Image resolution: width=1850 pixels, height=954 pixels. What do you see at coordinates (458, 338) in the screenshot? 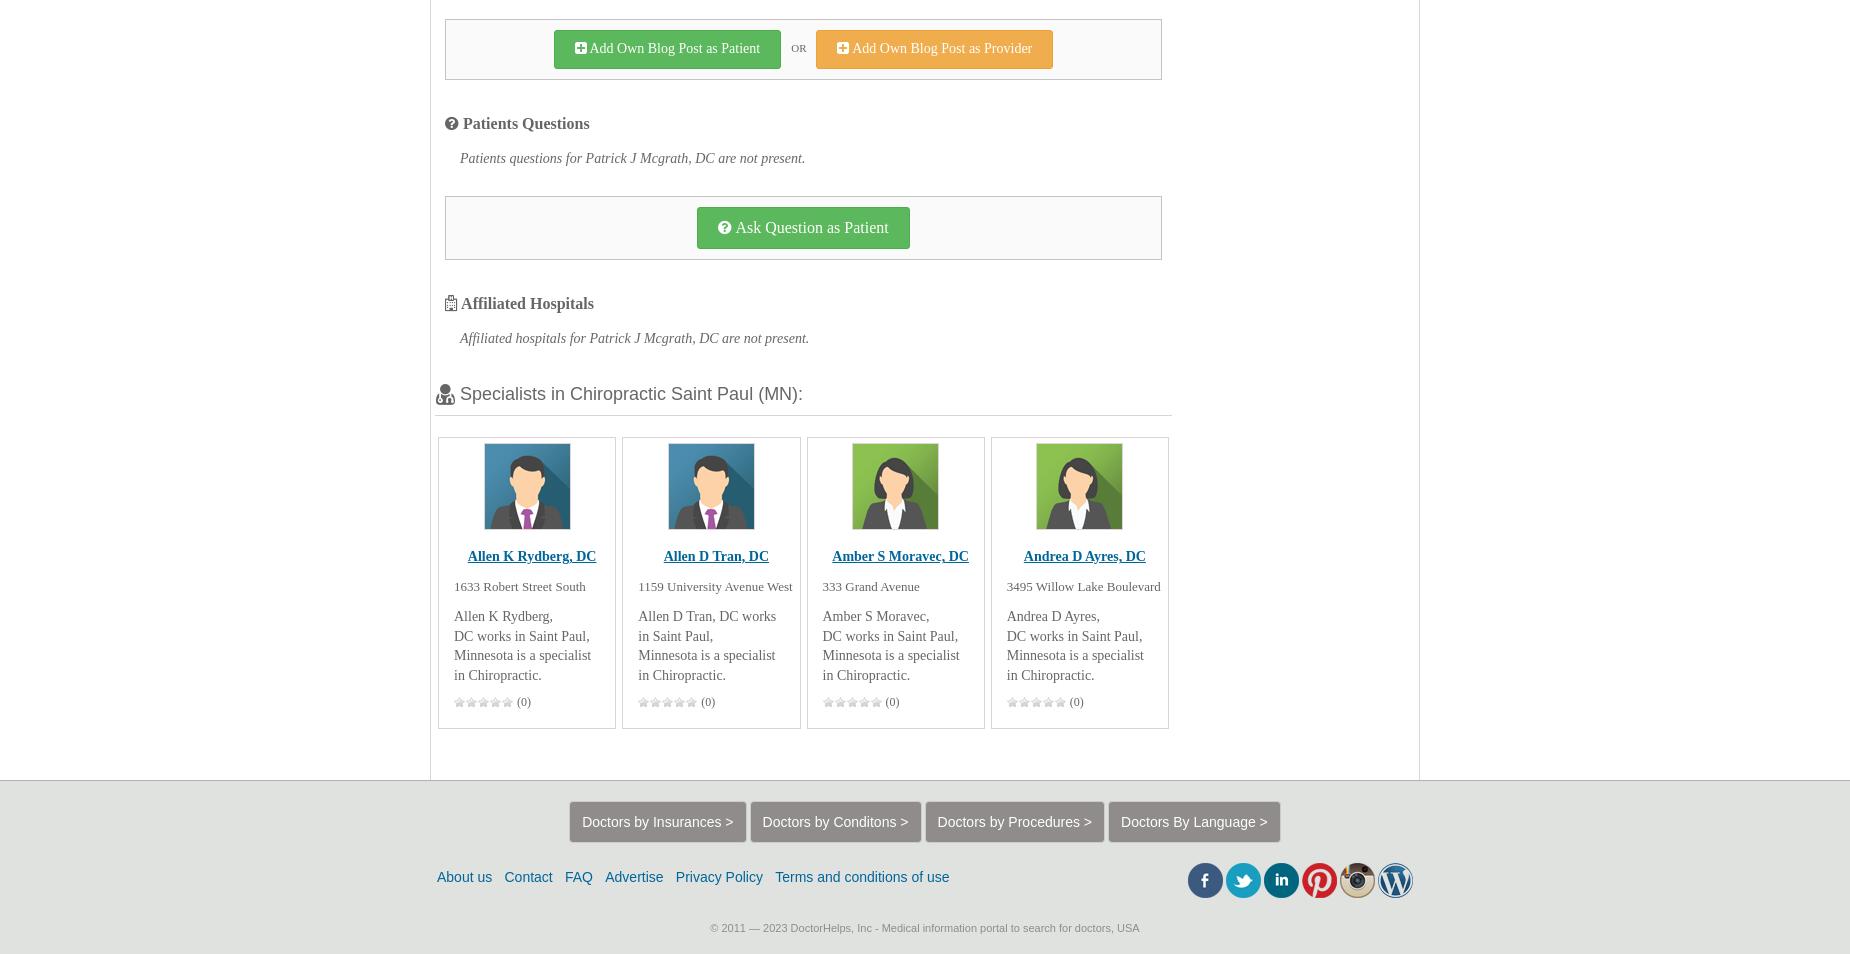
I see `'Affiliated hospitals for Patrick J Mcgrath, DC are not present.'` at bounding box center [458, 338].